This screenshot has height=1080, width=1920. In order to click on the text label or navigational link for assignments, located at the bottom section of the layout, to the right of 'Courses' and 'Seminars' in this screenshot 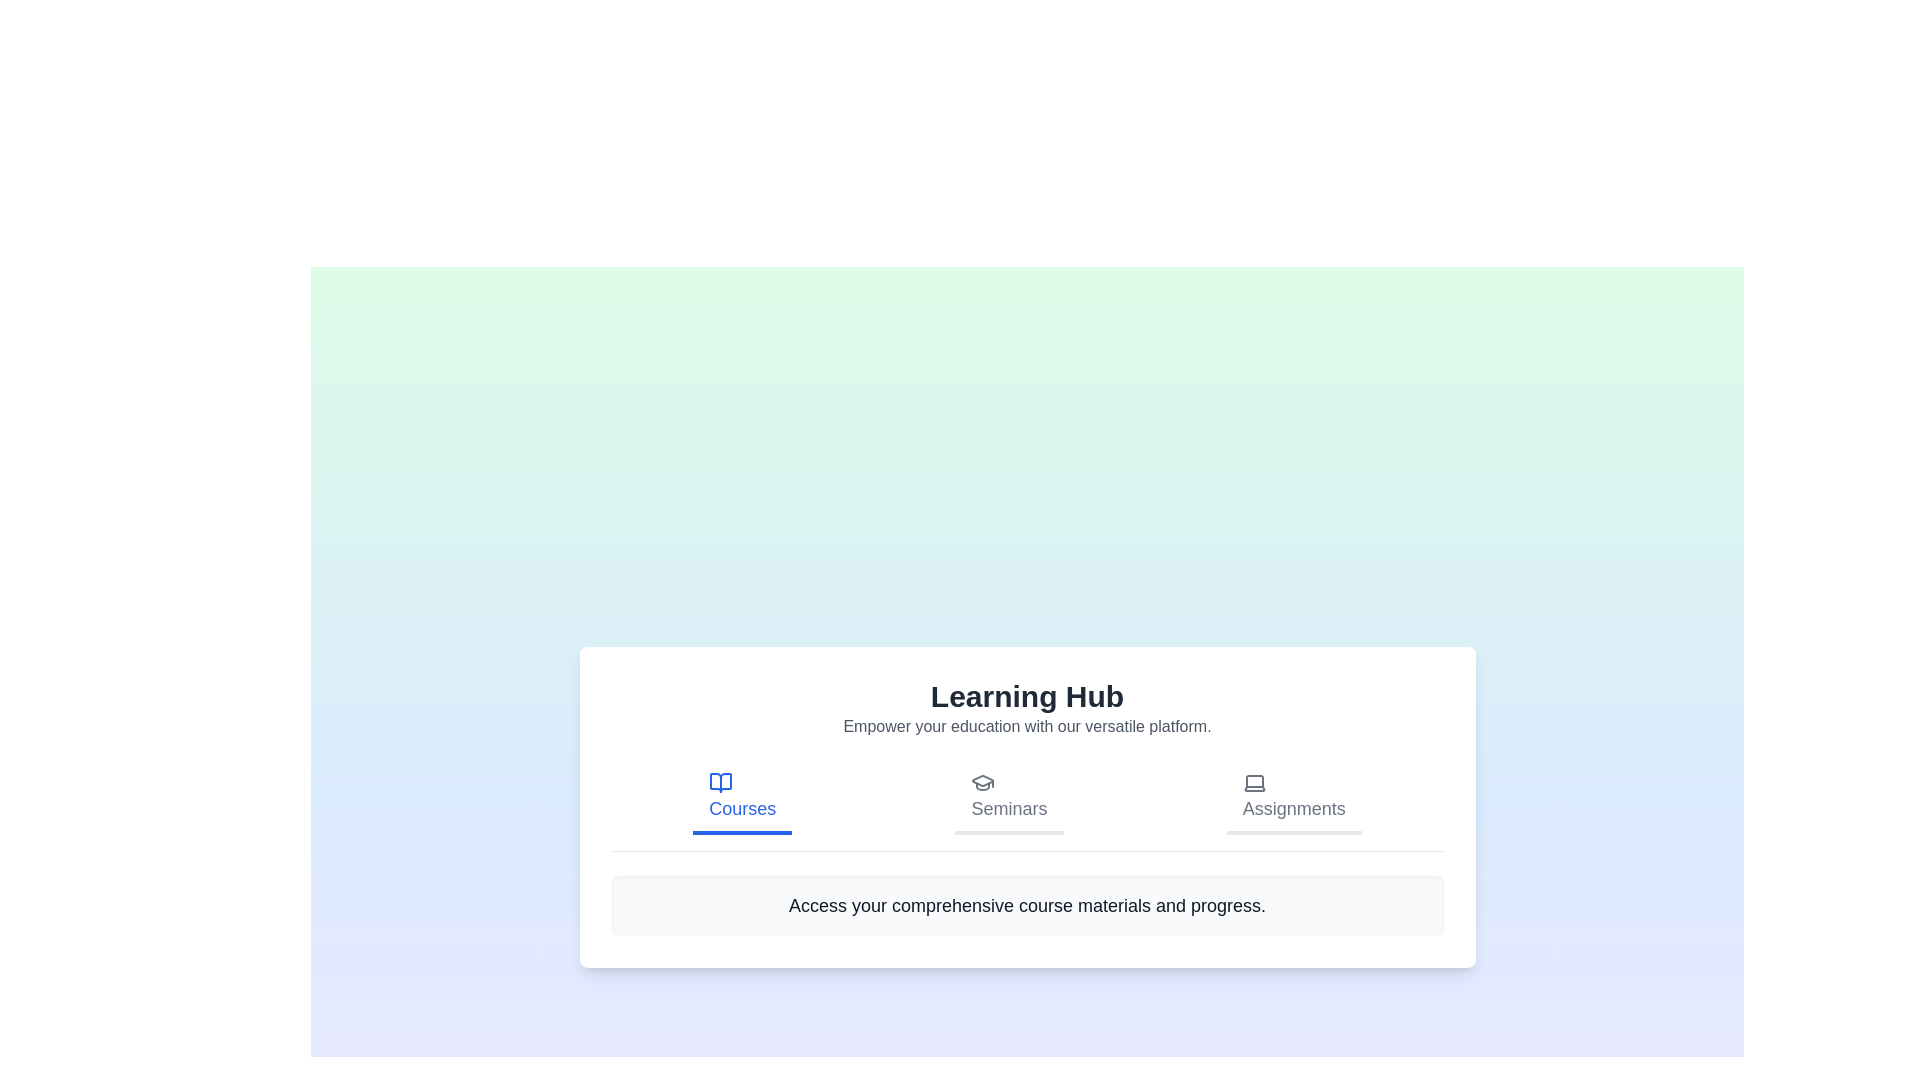, I will do `click(1294, 807)`.